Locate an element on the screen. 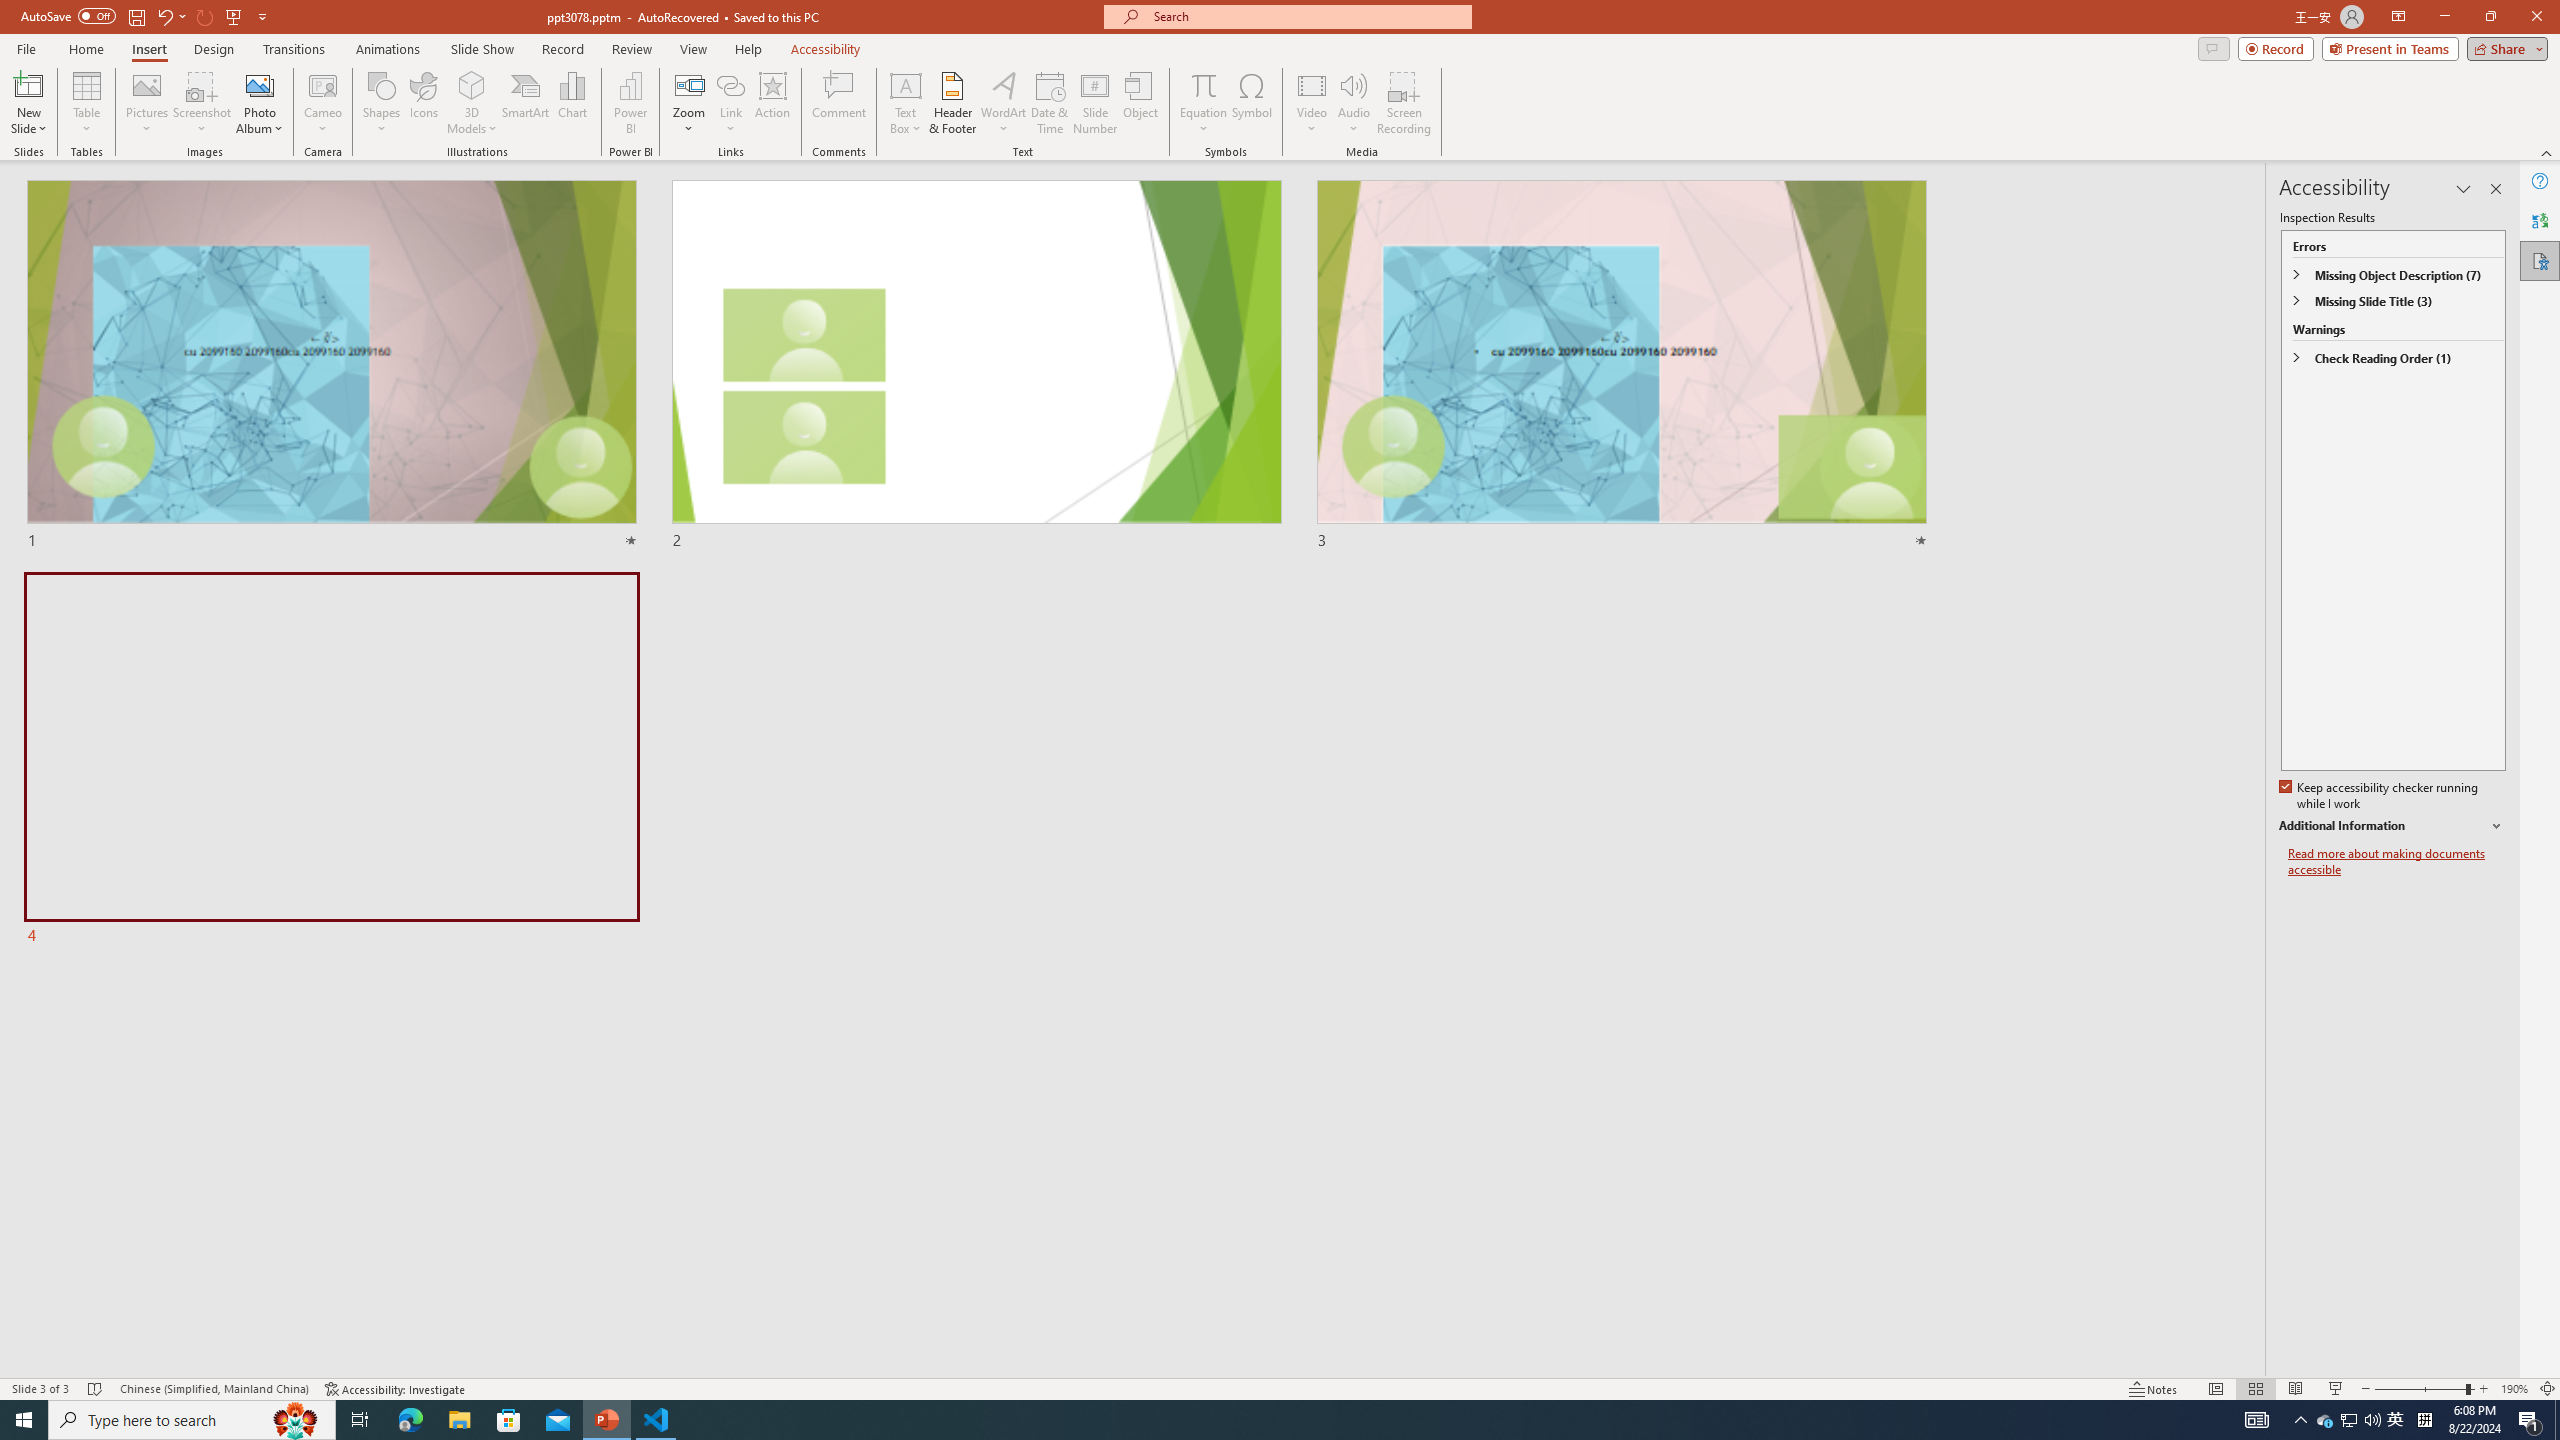 The height and width of the screenshot is (1440, 2560). 'Slide Number' is located at coordinates (1094, 103).